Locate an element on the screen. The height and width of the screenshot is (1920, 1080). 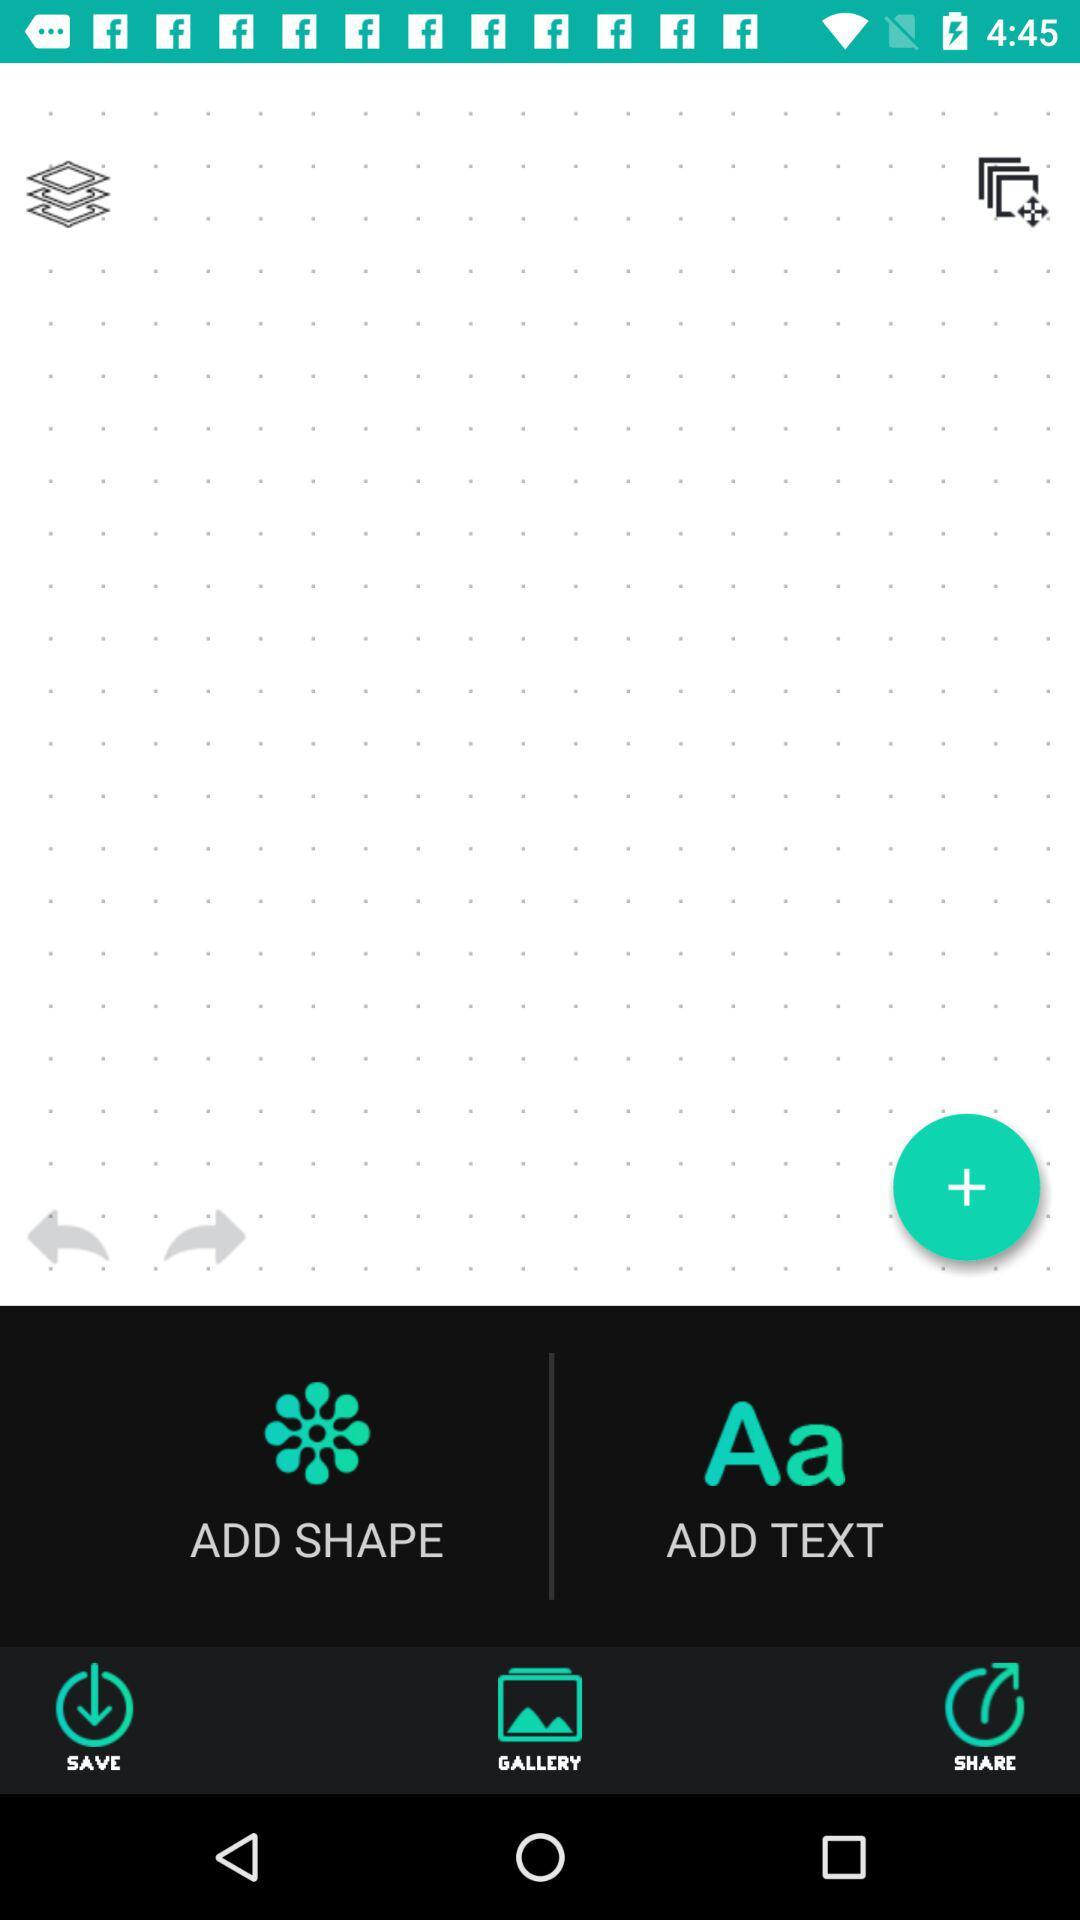
event is located at coordinates (965, 1187).